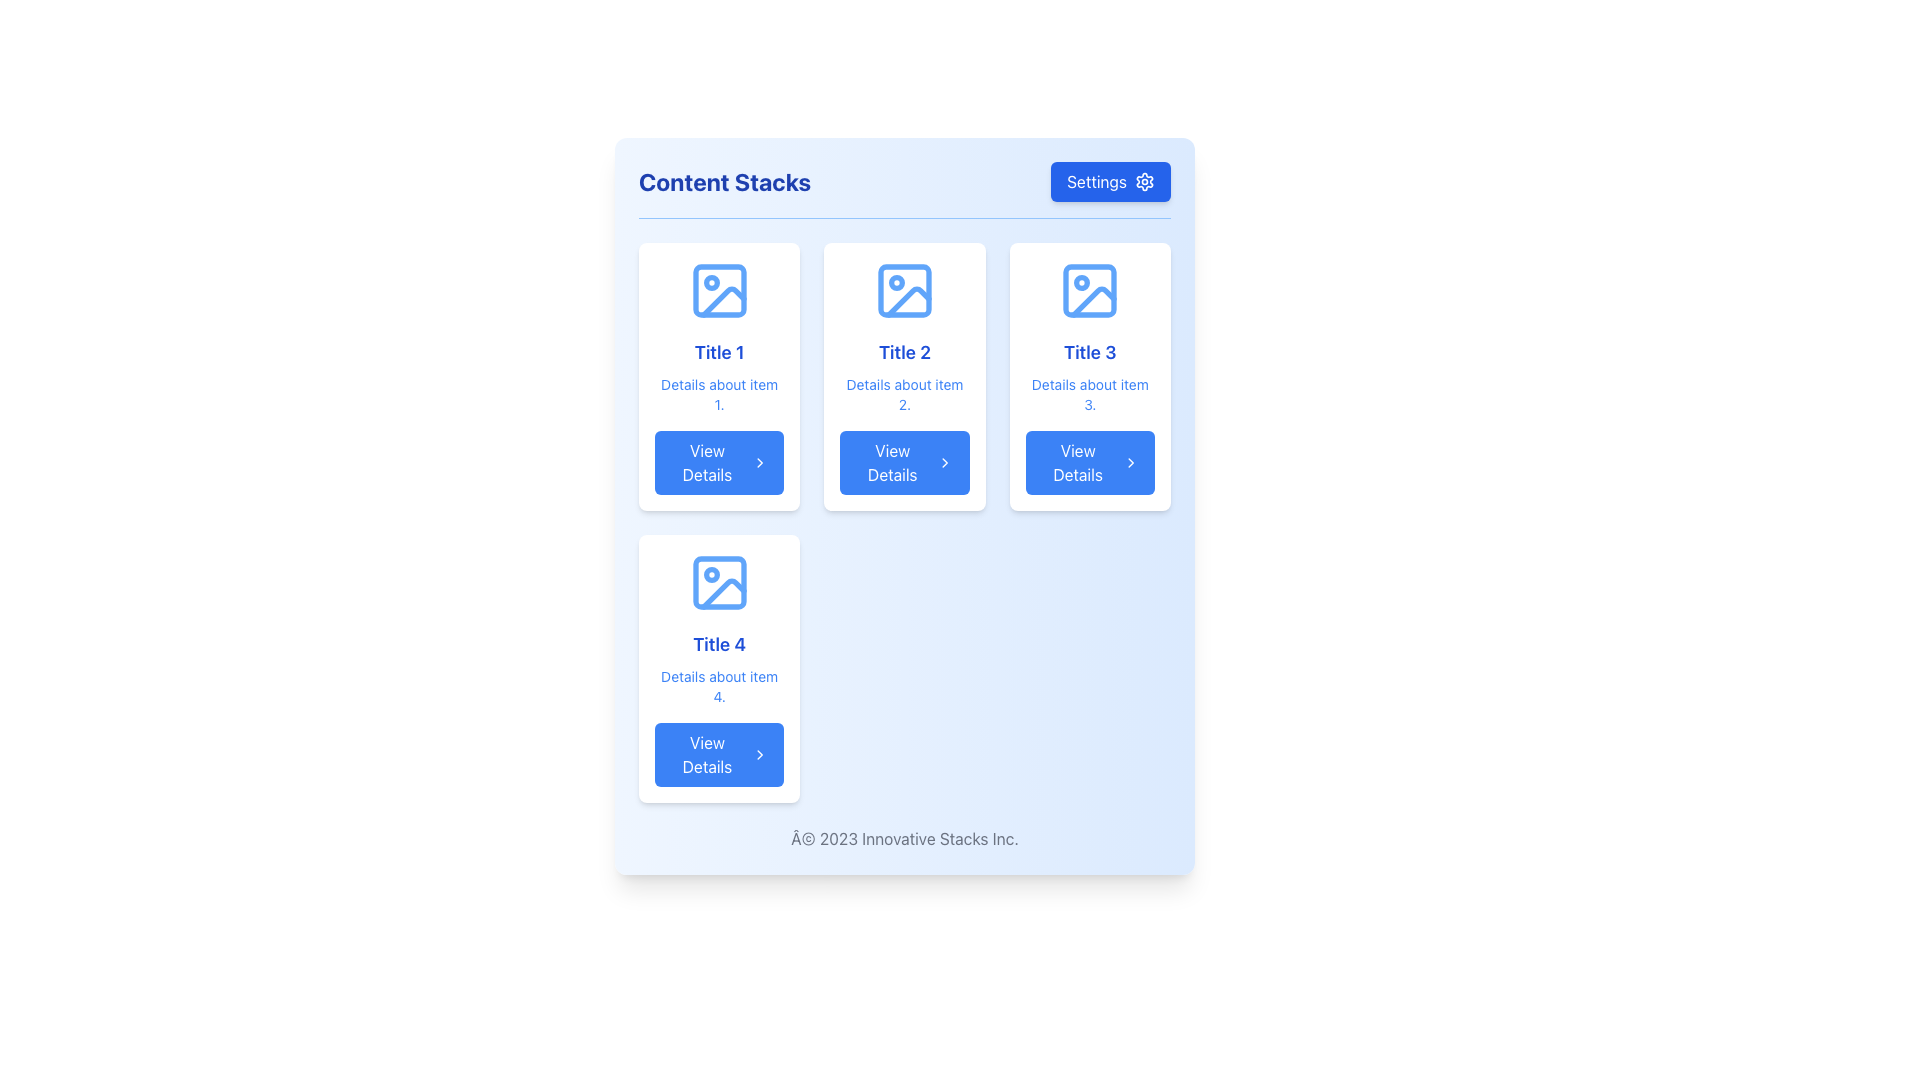 Image resolution: width=1920 pixels, height=1080 pixels. Describe the element at coordinates (1093, 302) in the screenshot. I see `the triangular-shaped icon within the card titled 'Title 3', located in the third column of the top row` at that location.